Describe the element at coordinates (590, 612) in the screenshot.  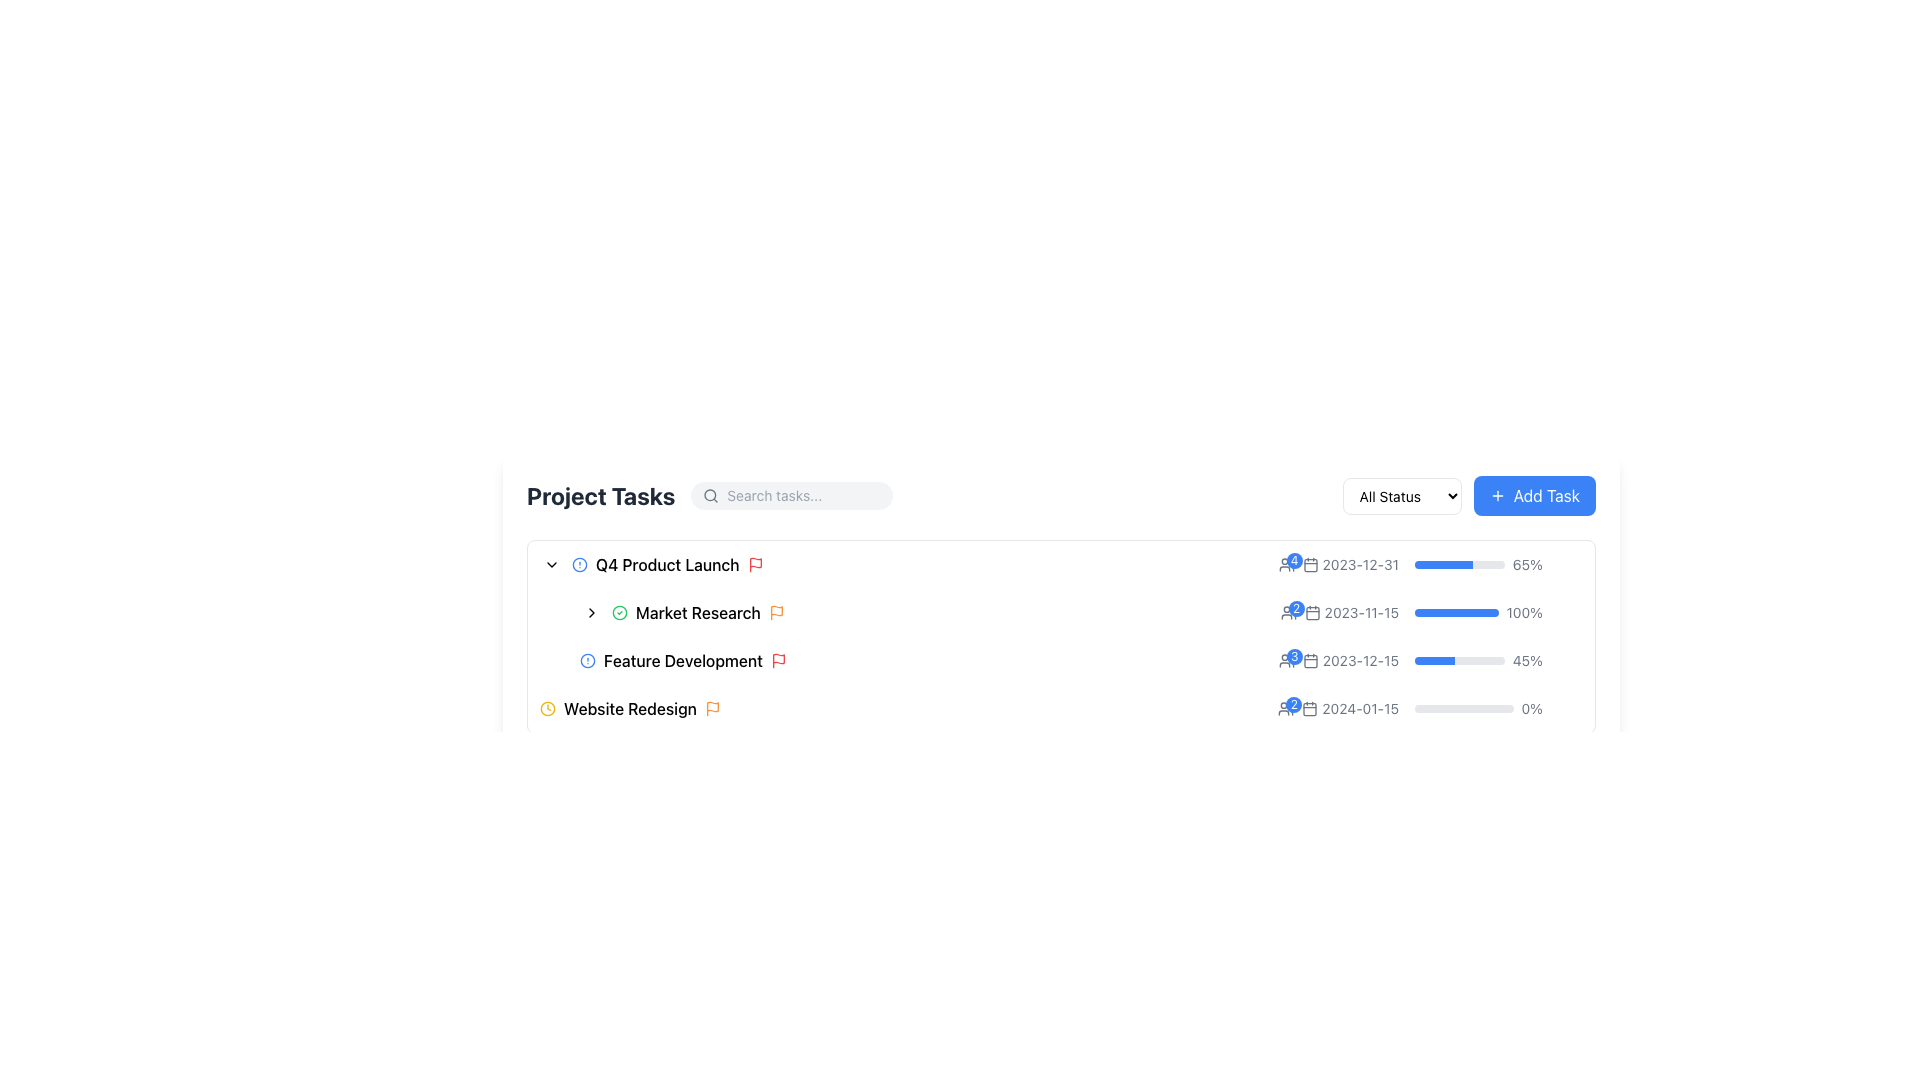
I see `the rightward-pointing chevron icon indicating navigation within the 'Market Research' task in the 'Project Tasks' list` at that location.